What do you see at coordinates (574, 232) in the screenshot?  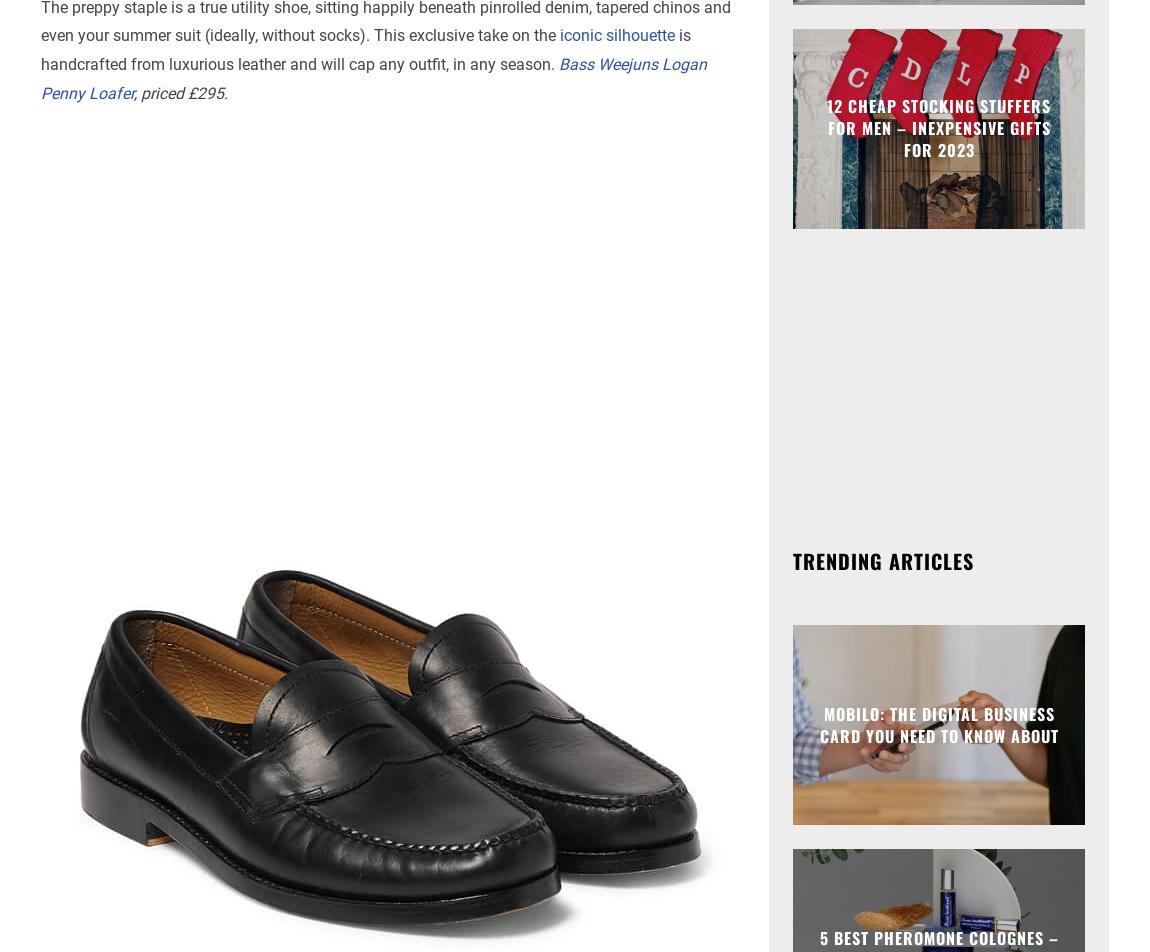 I see `'We respect your privacy. We won’t spam you.'` at bounding box center [574, 232].